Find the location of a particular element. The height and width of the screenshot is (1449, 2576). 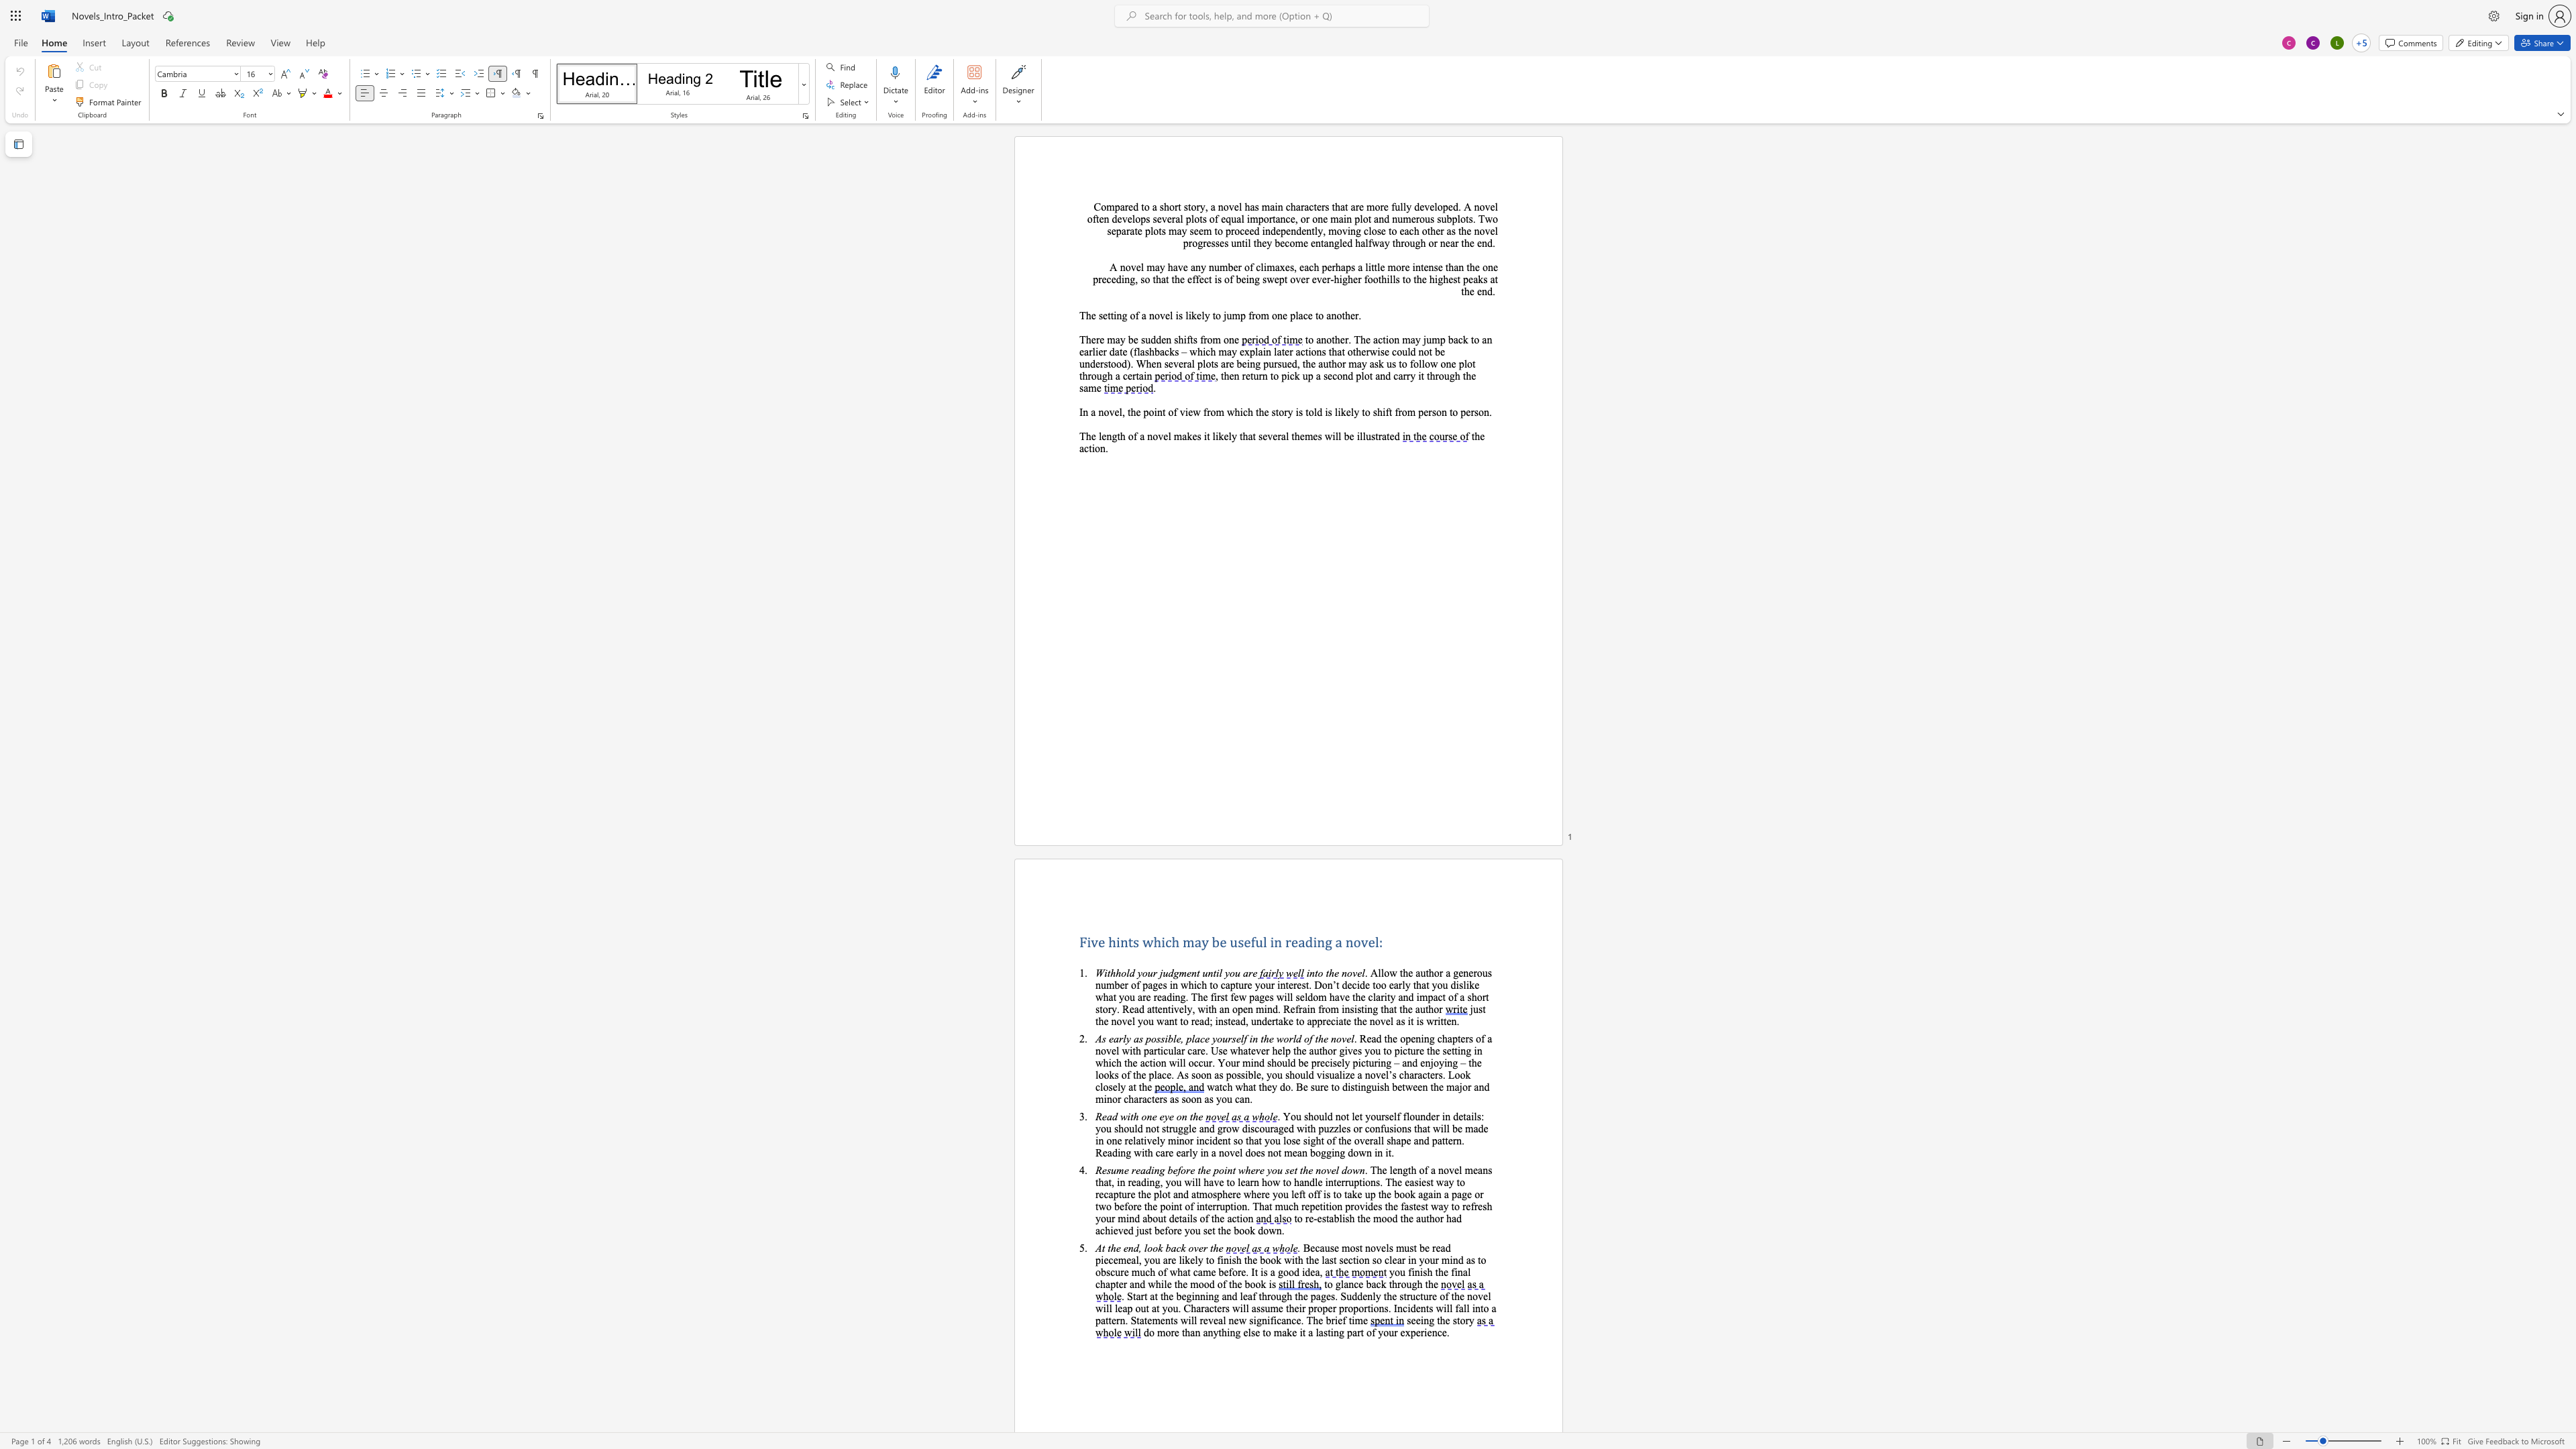

the 3th character "r" in the text is located at coordinates (1324, 1020).